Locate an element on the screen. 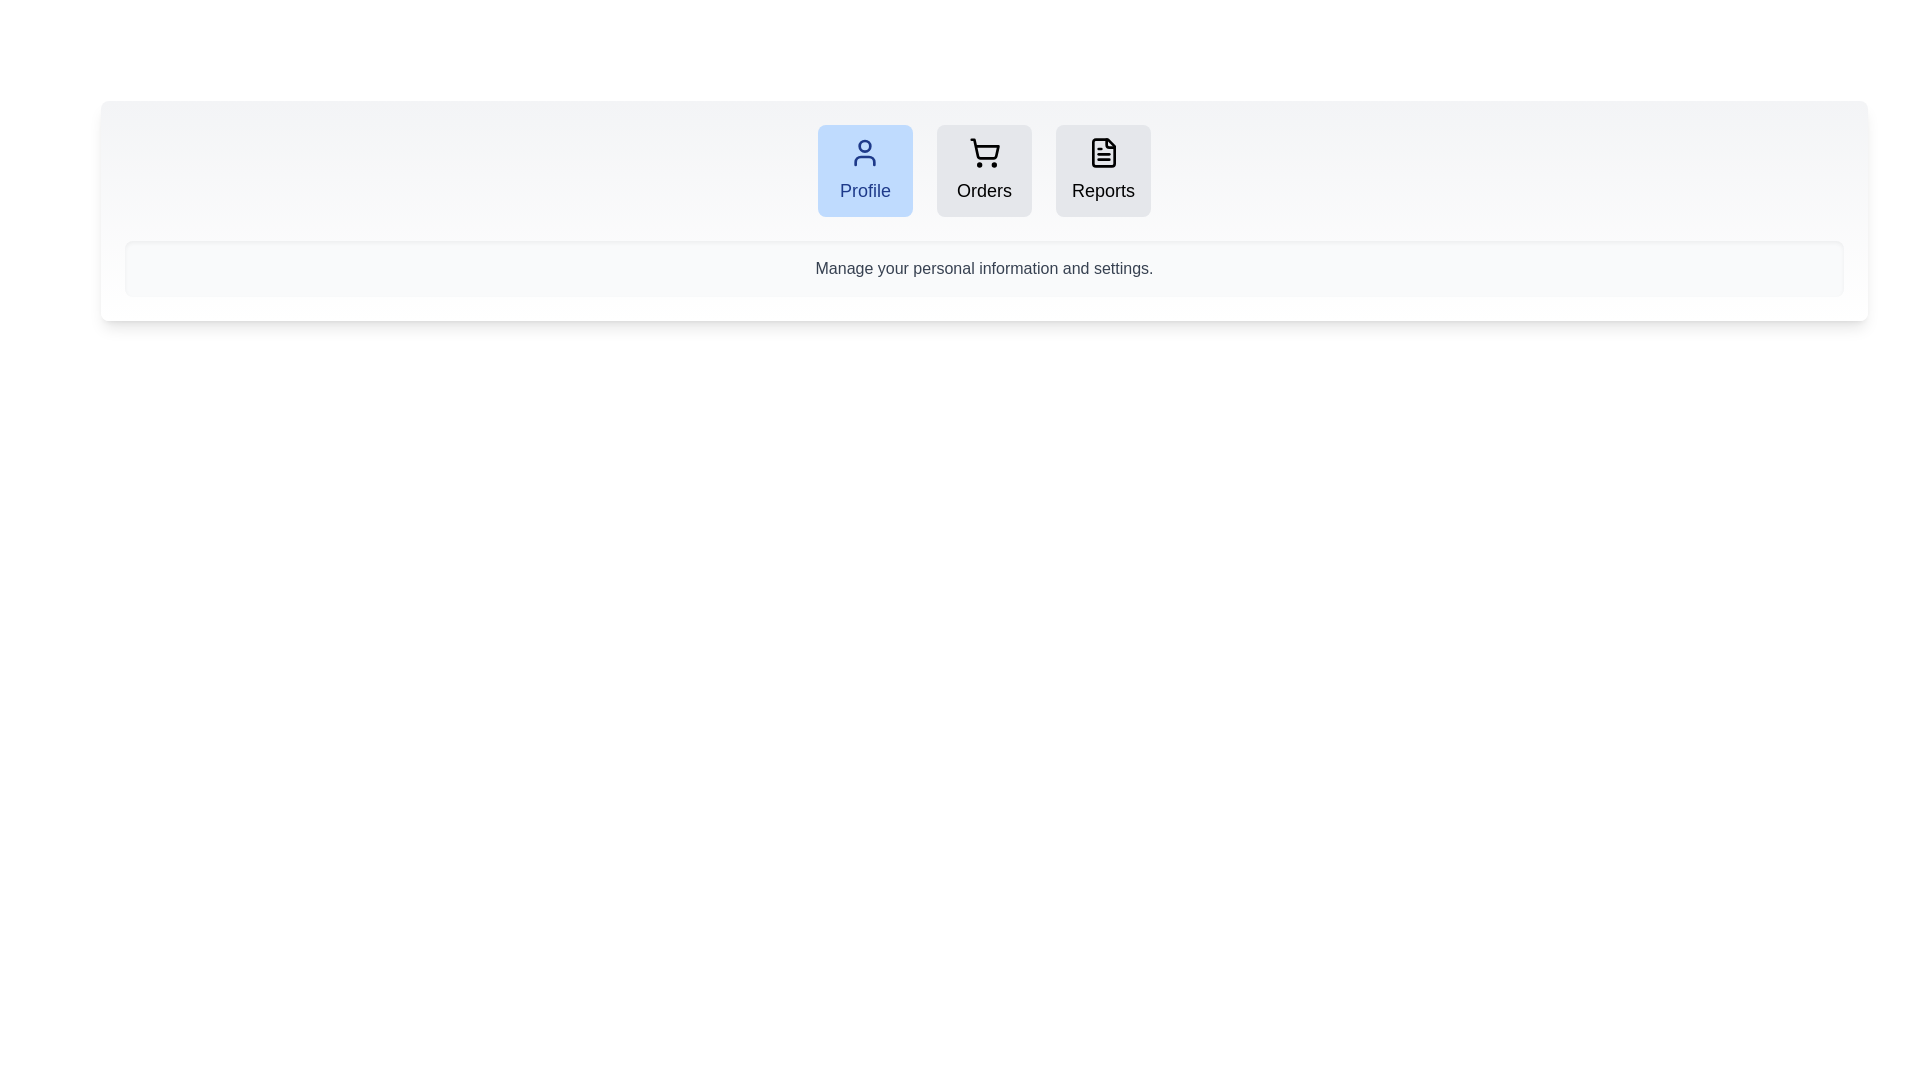 This screenshot has height=1080, width=1920. the tab labeled Orders to observe its hover effect is located at coordinates (984, 169).